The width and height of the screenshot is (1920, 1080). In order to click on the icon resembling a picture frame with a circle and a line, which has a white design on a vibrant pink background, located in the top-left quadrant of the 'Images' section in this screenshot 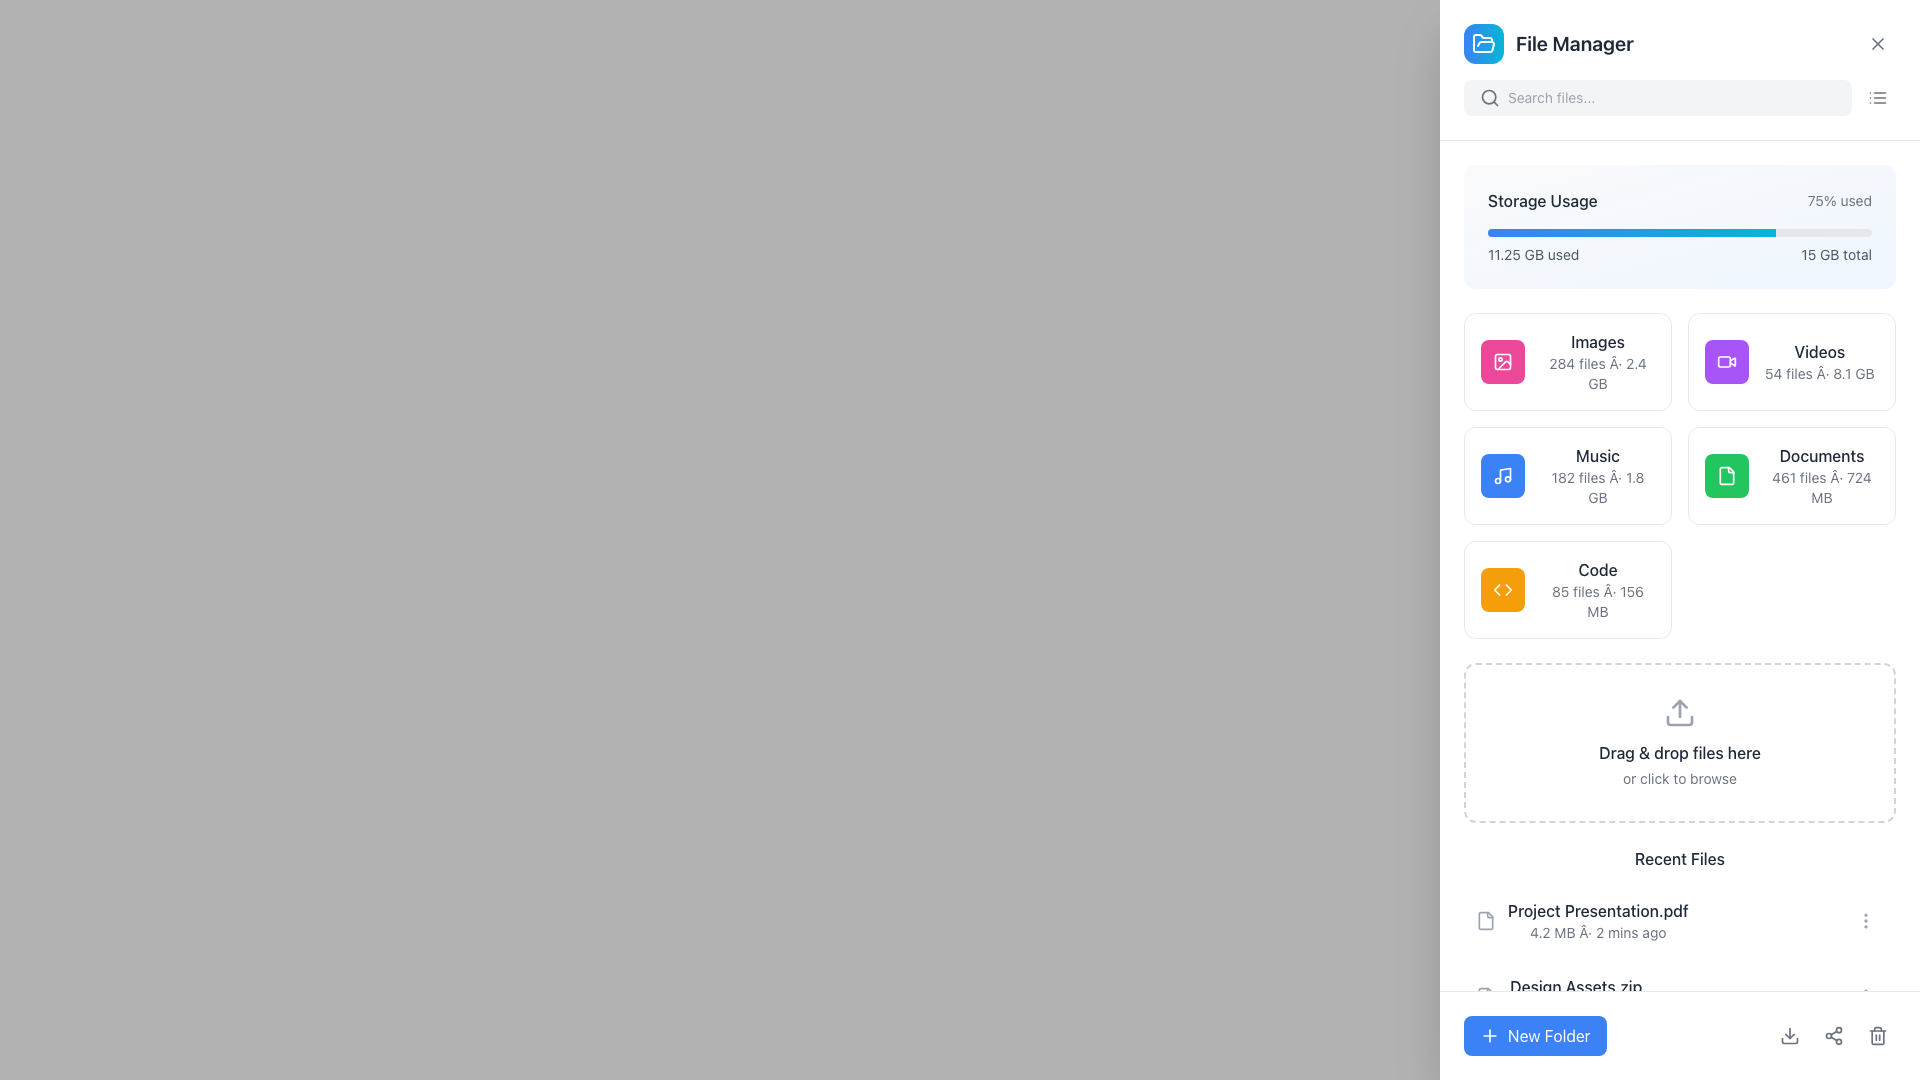, I will do `click(1502, 362)`.